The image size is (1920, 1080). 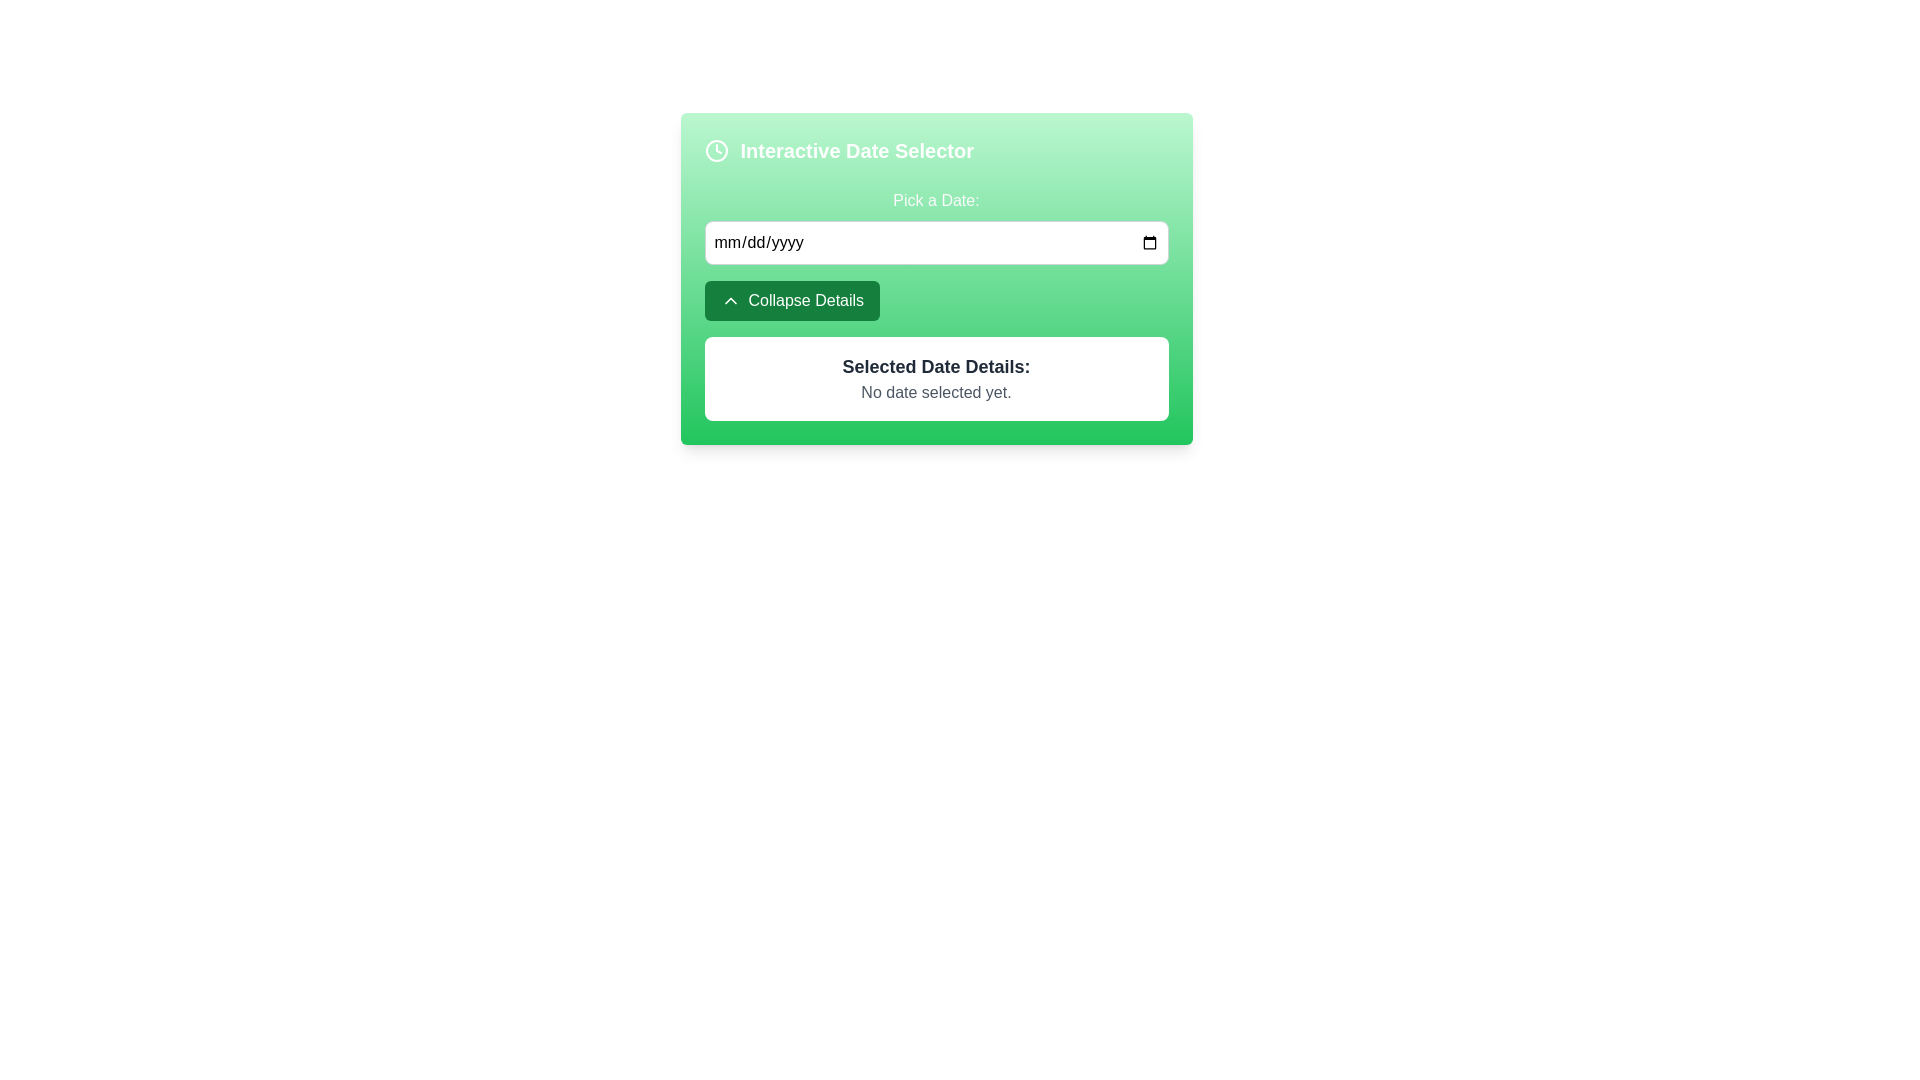 I want to click on the circular SVG element representing the clock icon, which is located at the center of the clock and has a radius of 10 pixels, so click(x=716, y=149).